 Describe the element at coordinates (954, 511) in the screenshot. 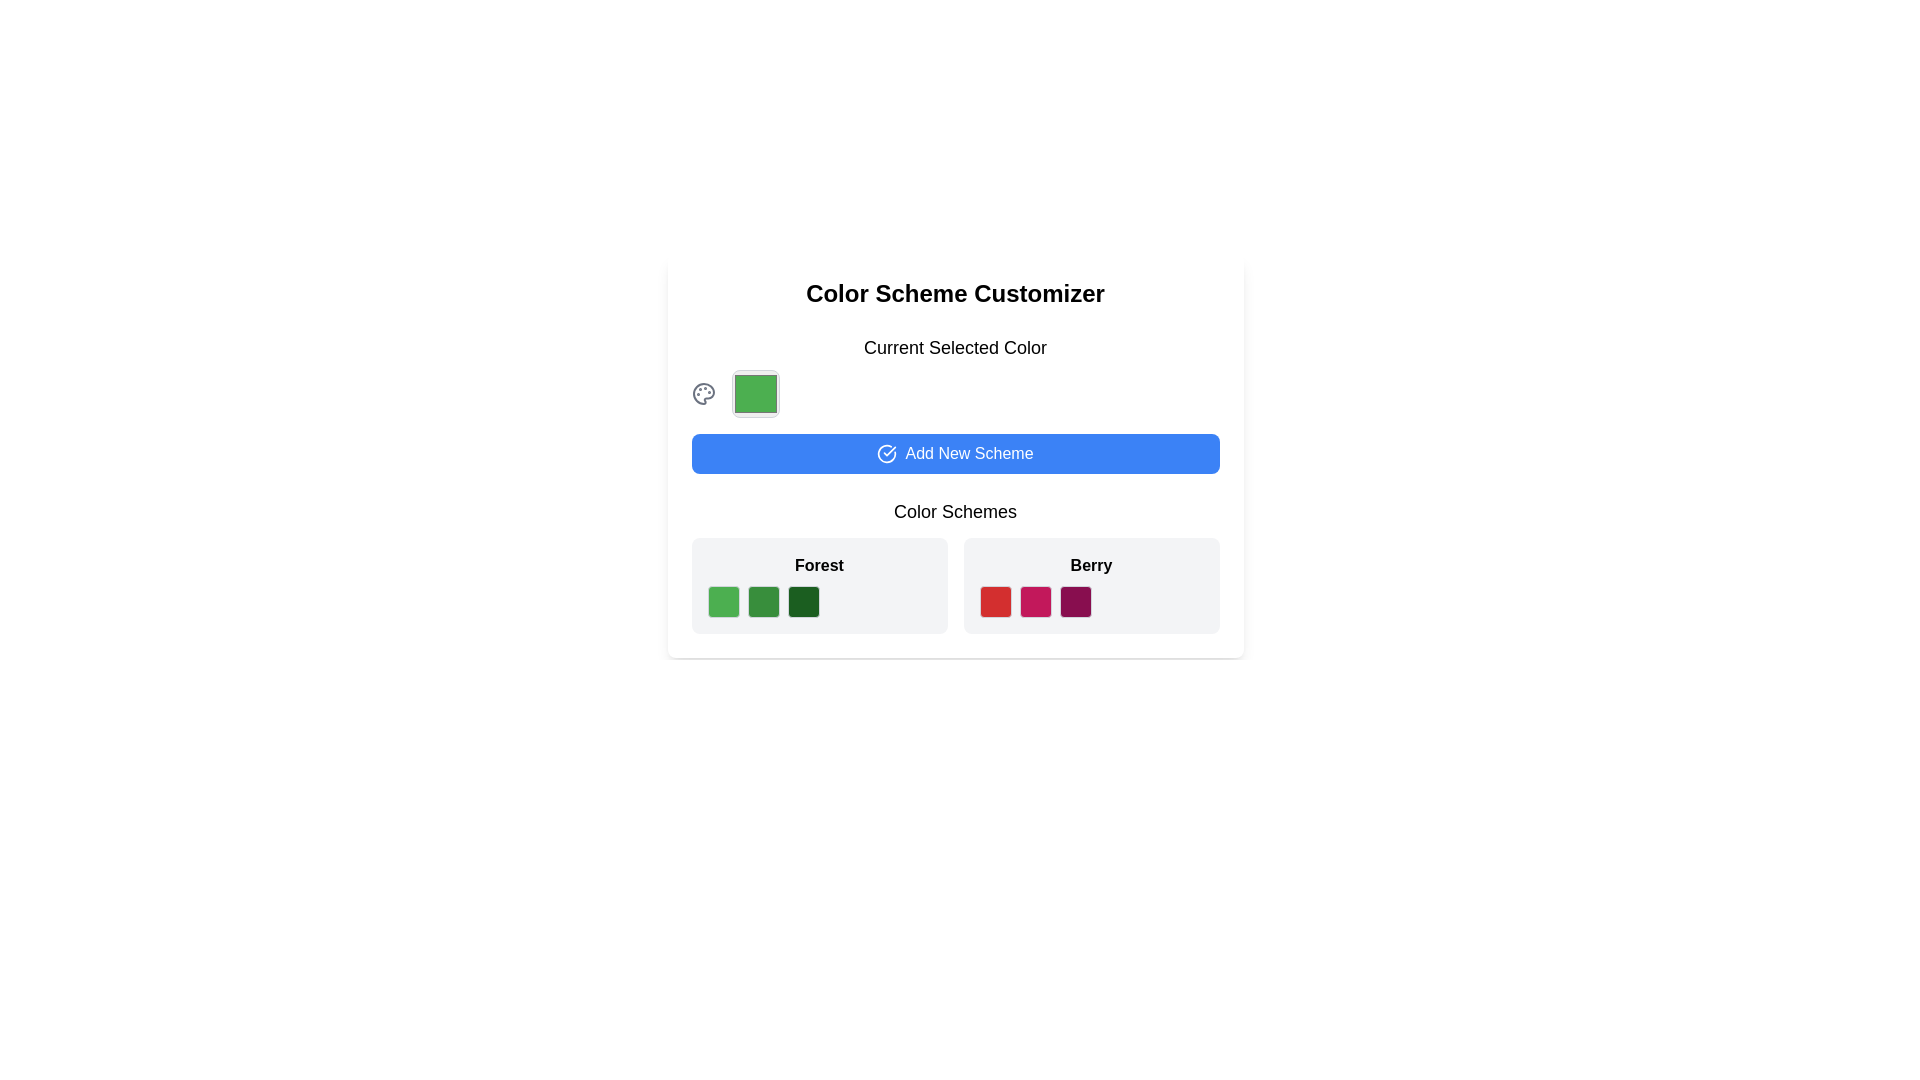

I see `the Text Label that serves as a title for the available color schemes, located above the grids labeled 'Forest' and 'Berry'` at that location.